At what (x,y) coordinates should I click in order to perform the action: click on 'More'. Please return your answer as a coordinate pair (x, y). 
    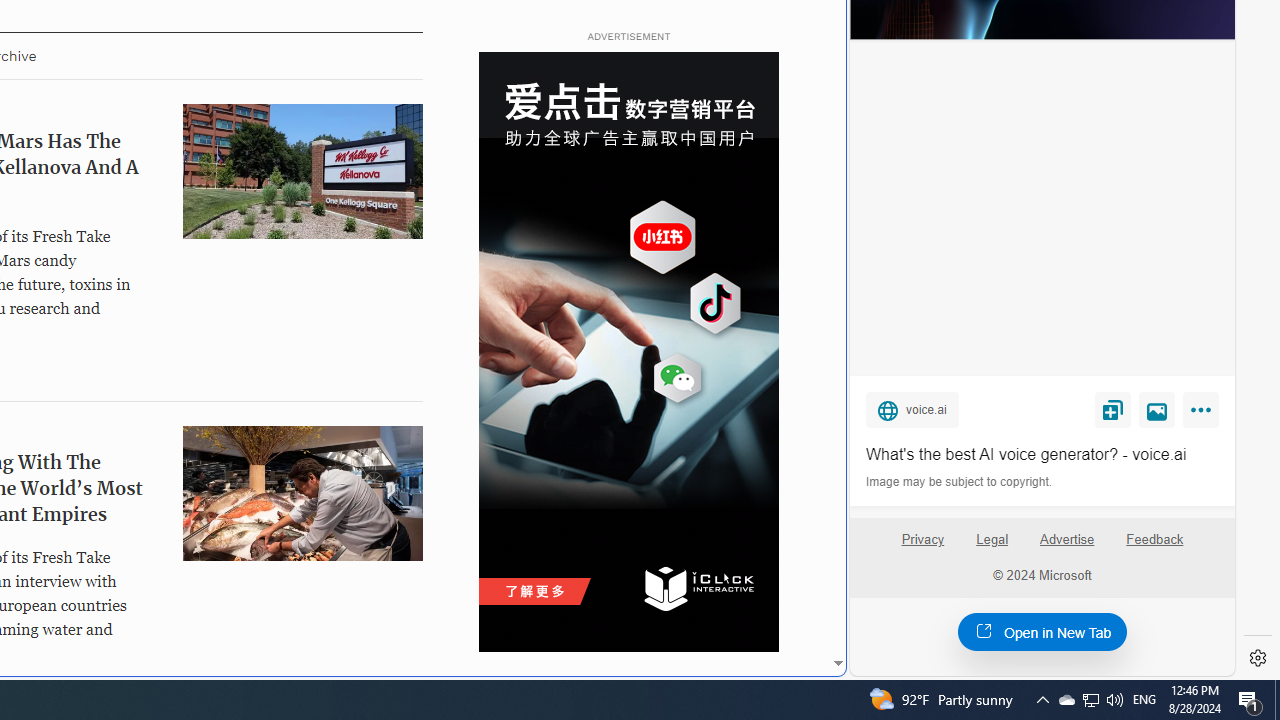
    Looking at the image, I should click on (1203, 412).